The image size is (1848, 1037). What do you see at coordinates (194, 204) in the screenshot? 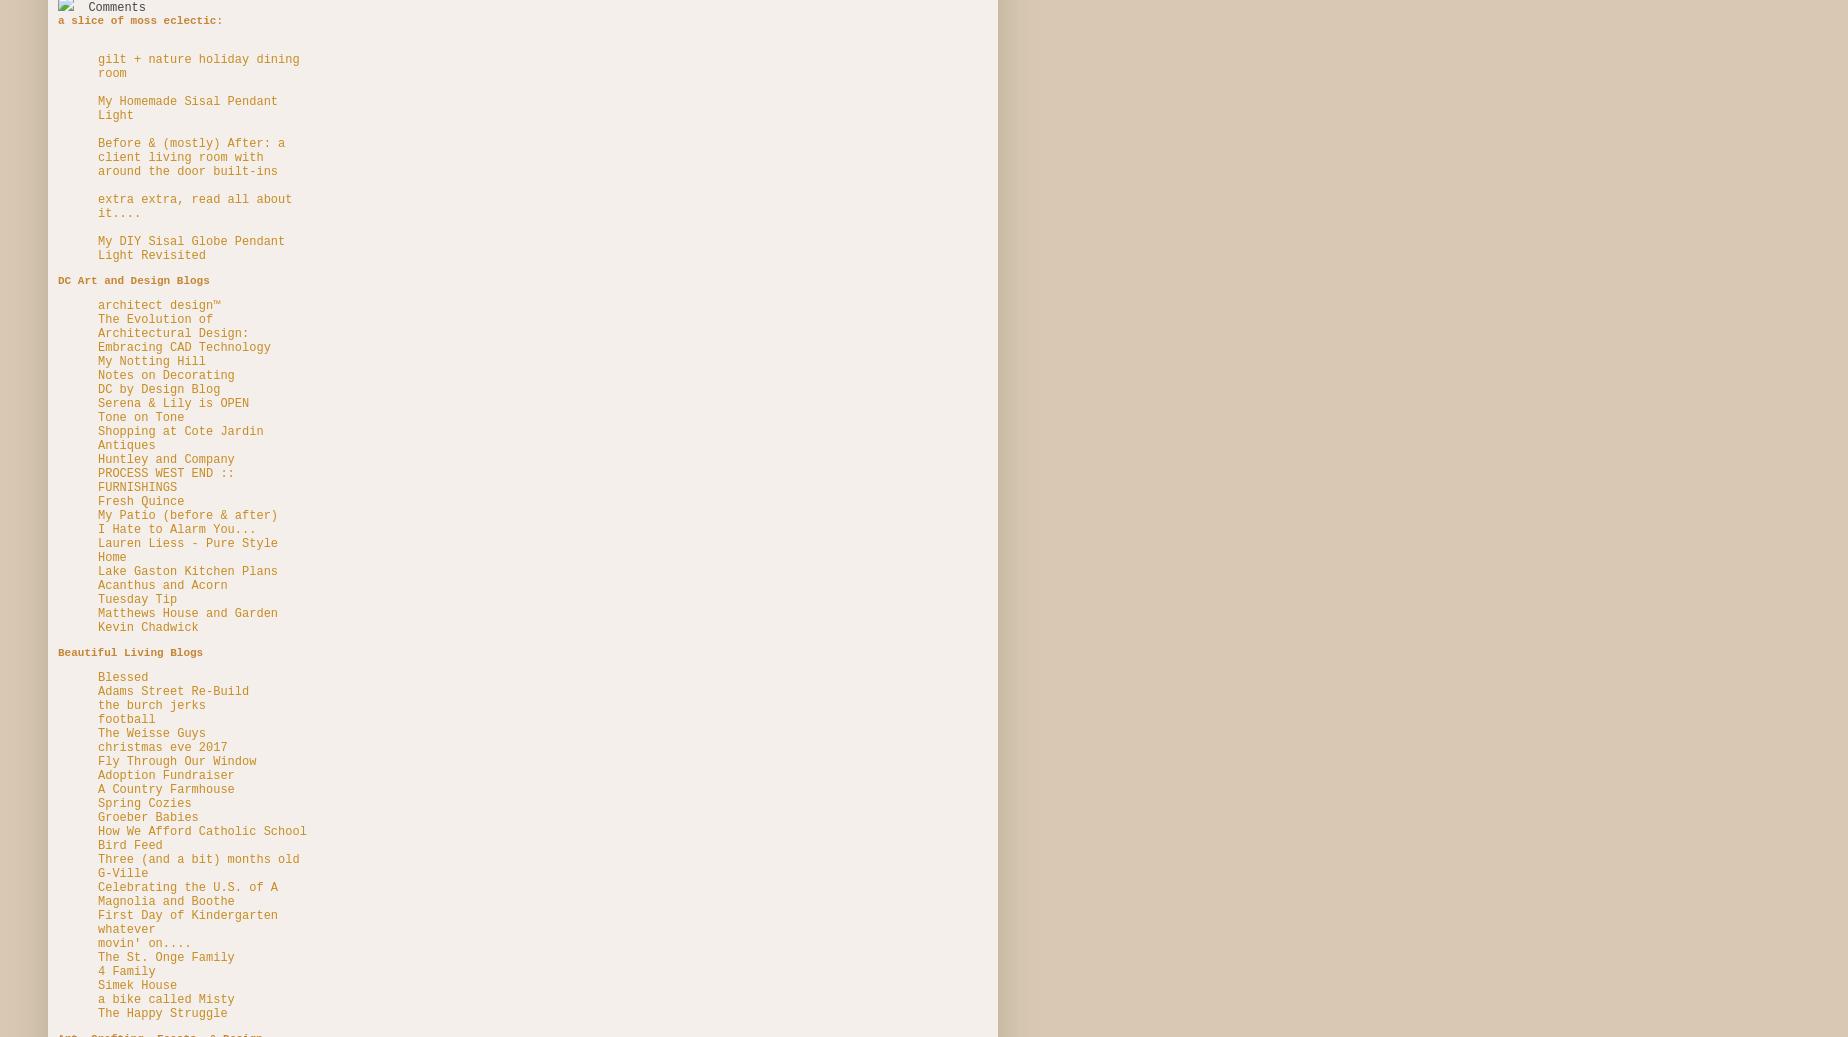
I see `'extra extra, read all about it....'` at bounding box center [194, 204].